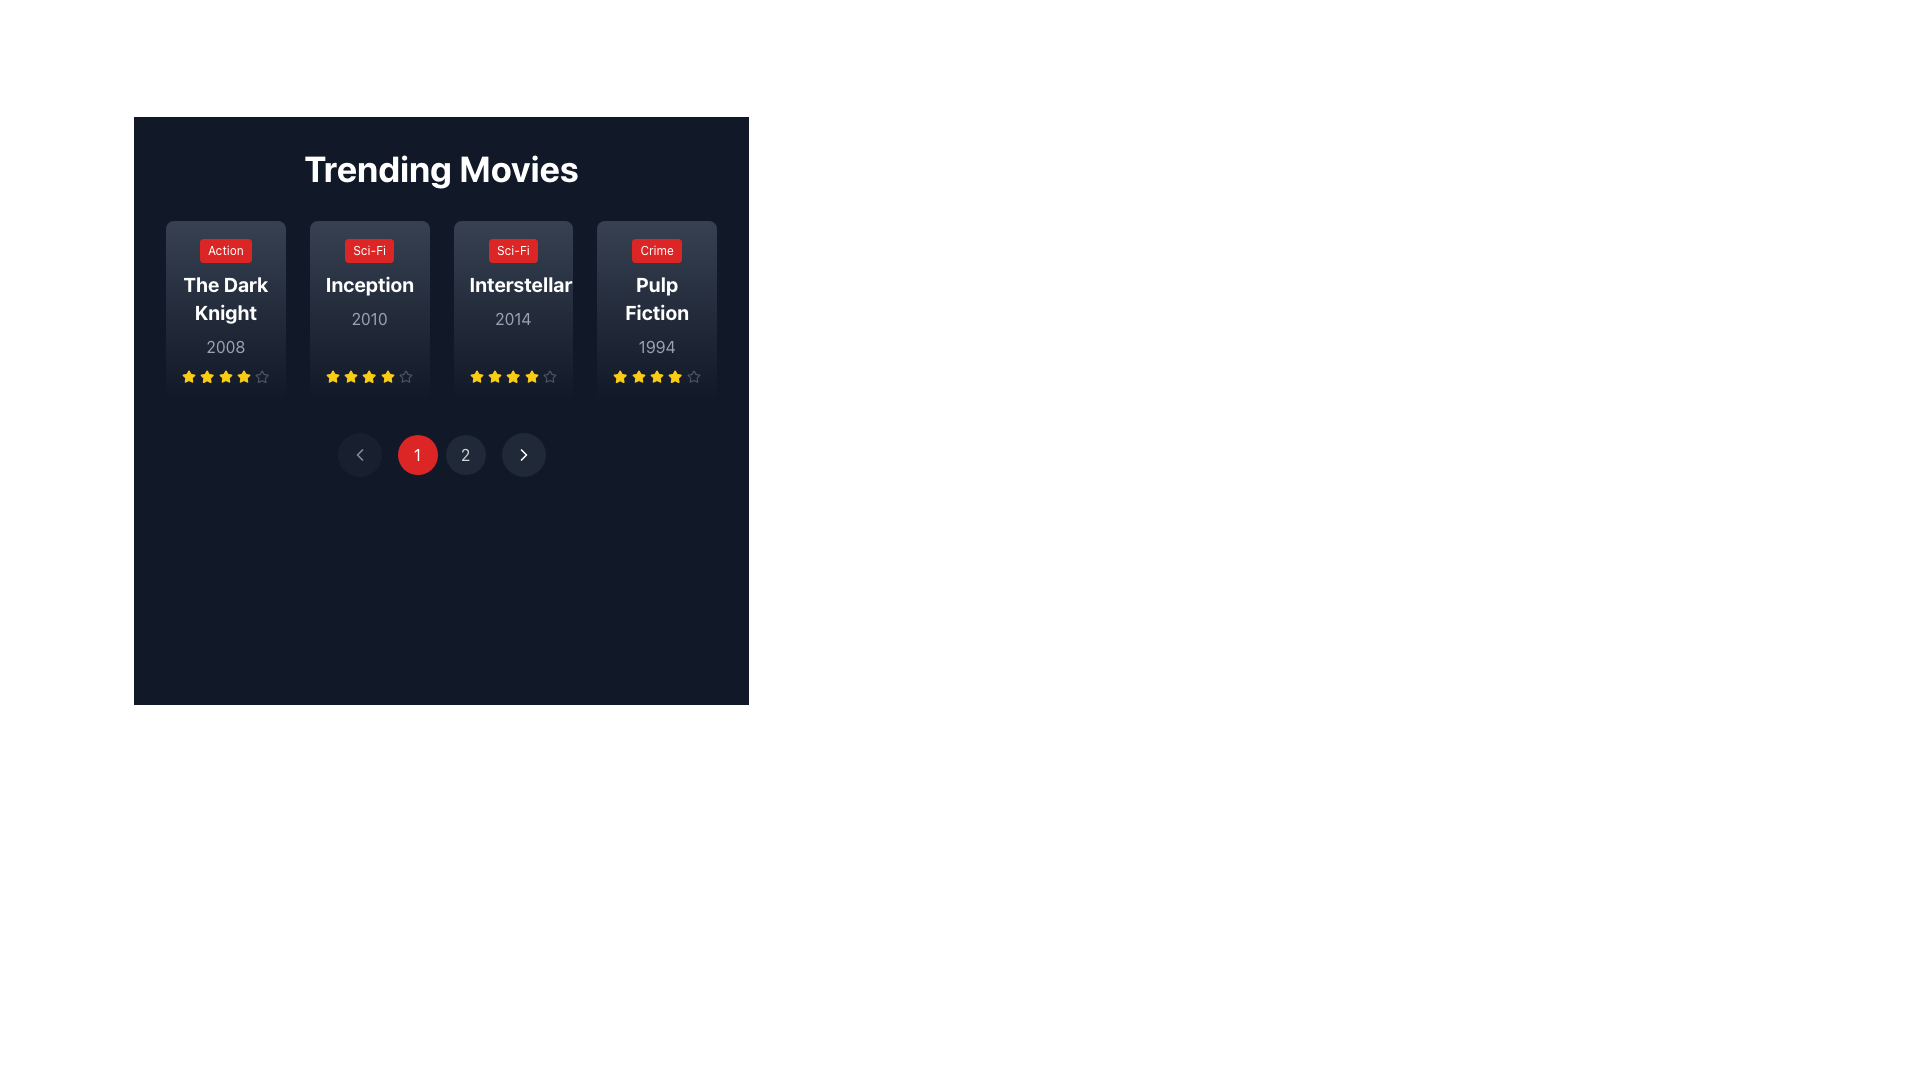 This screenshot has height=1080, width=1920. What do you see at coordinates (523, 454) in the screenshot?
I see `the right-pointing chevron icon embedded within the rounded rectangular button at the bottom center of the interface` at bounding box center [523, 454].